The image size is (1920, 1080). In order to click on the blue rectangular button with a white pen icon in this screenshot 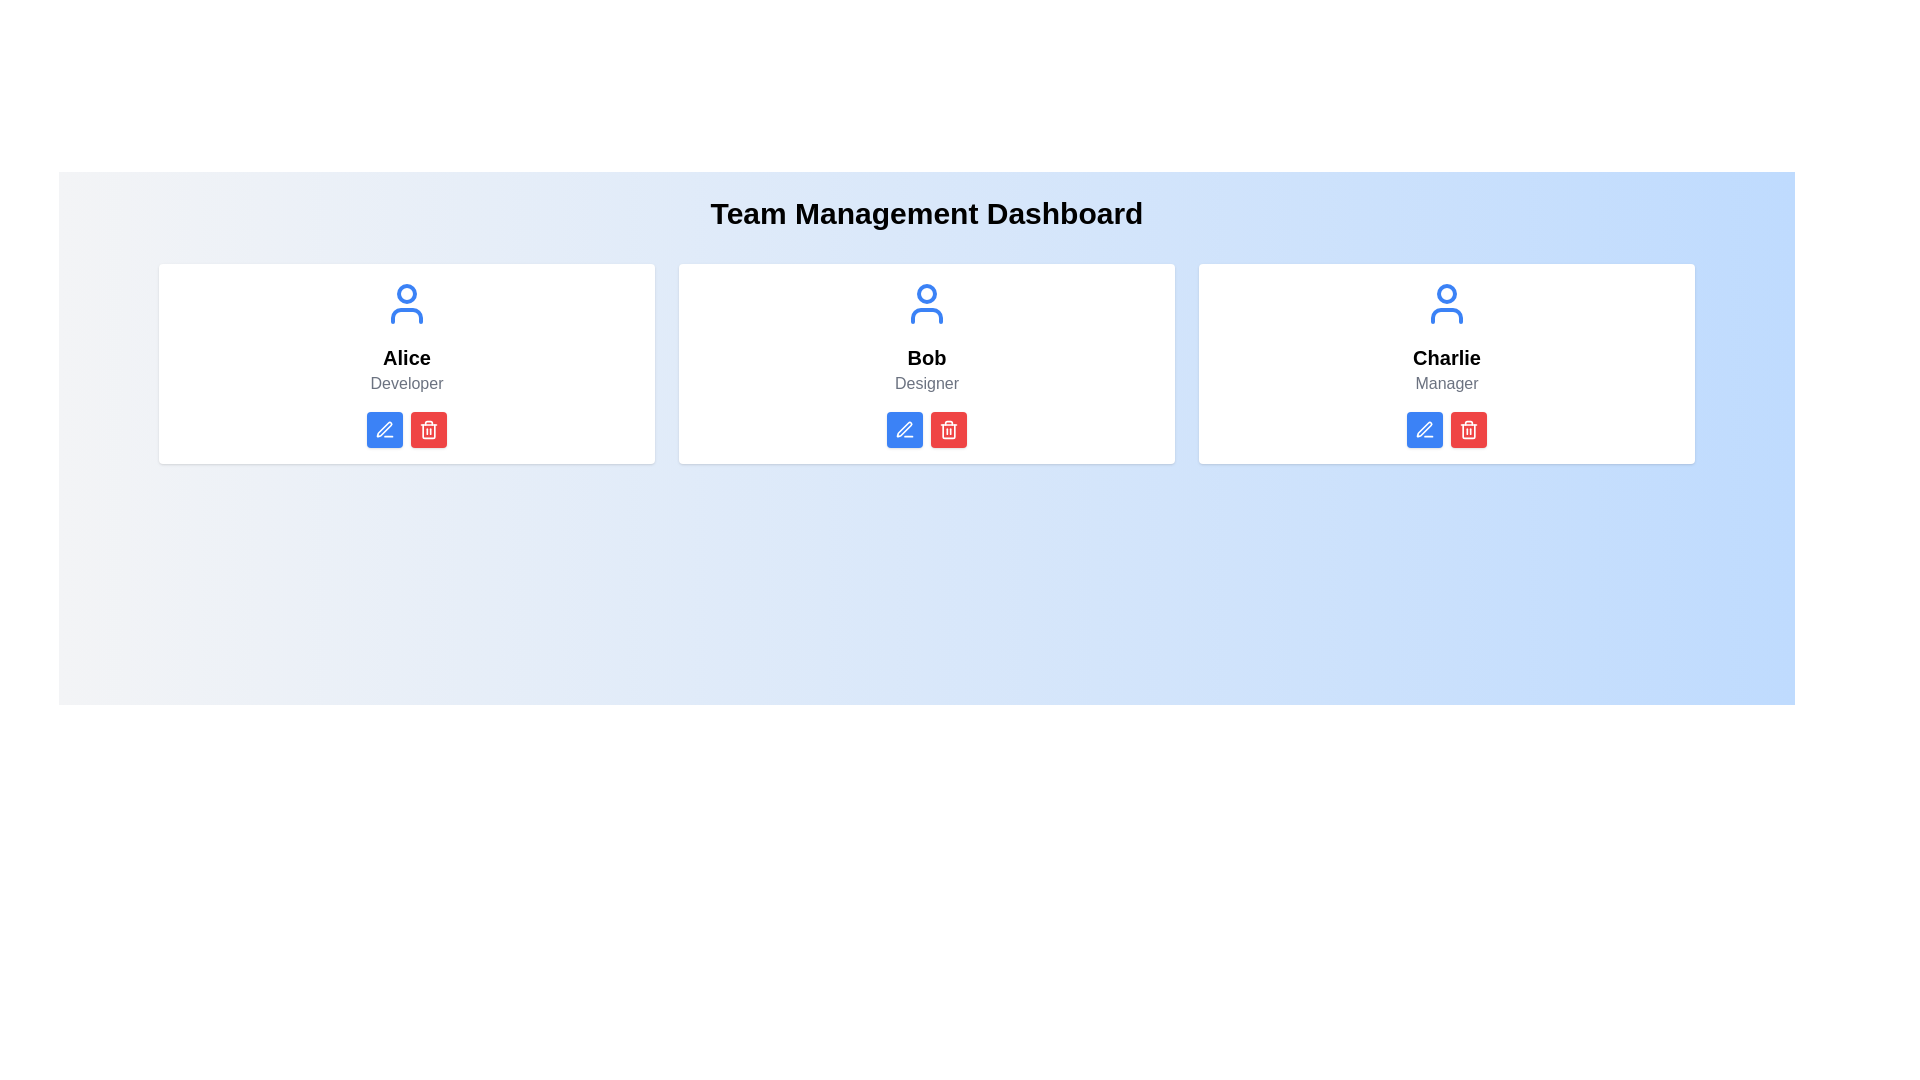, I will do `click(1424, 428)`.